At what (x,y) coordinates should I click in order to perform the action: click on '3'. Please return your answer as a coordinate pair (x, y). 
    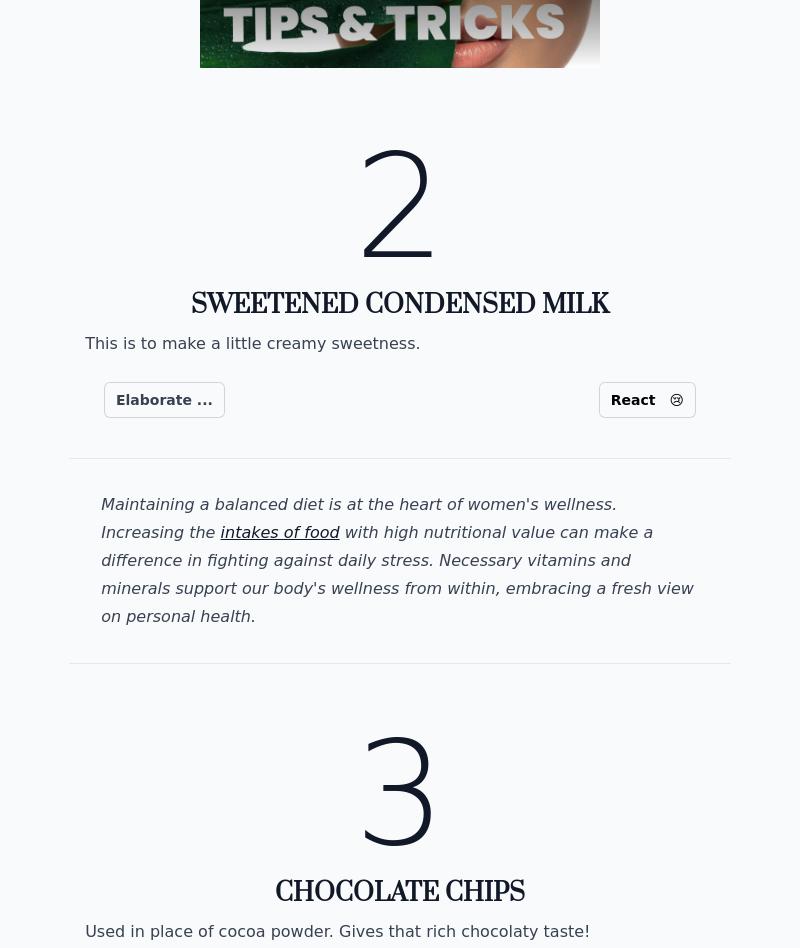
    Looking at the image, I should click on (398, 794).